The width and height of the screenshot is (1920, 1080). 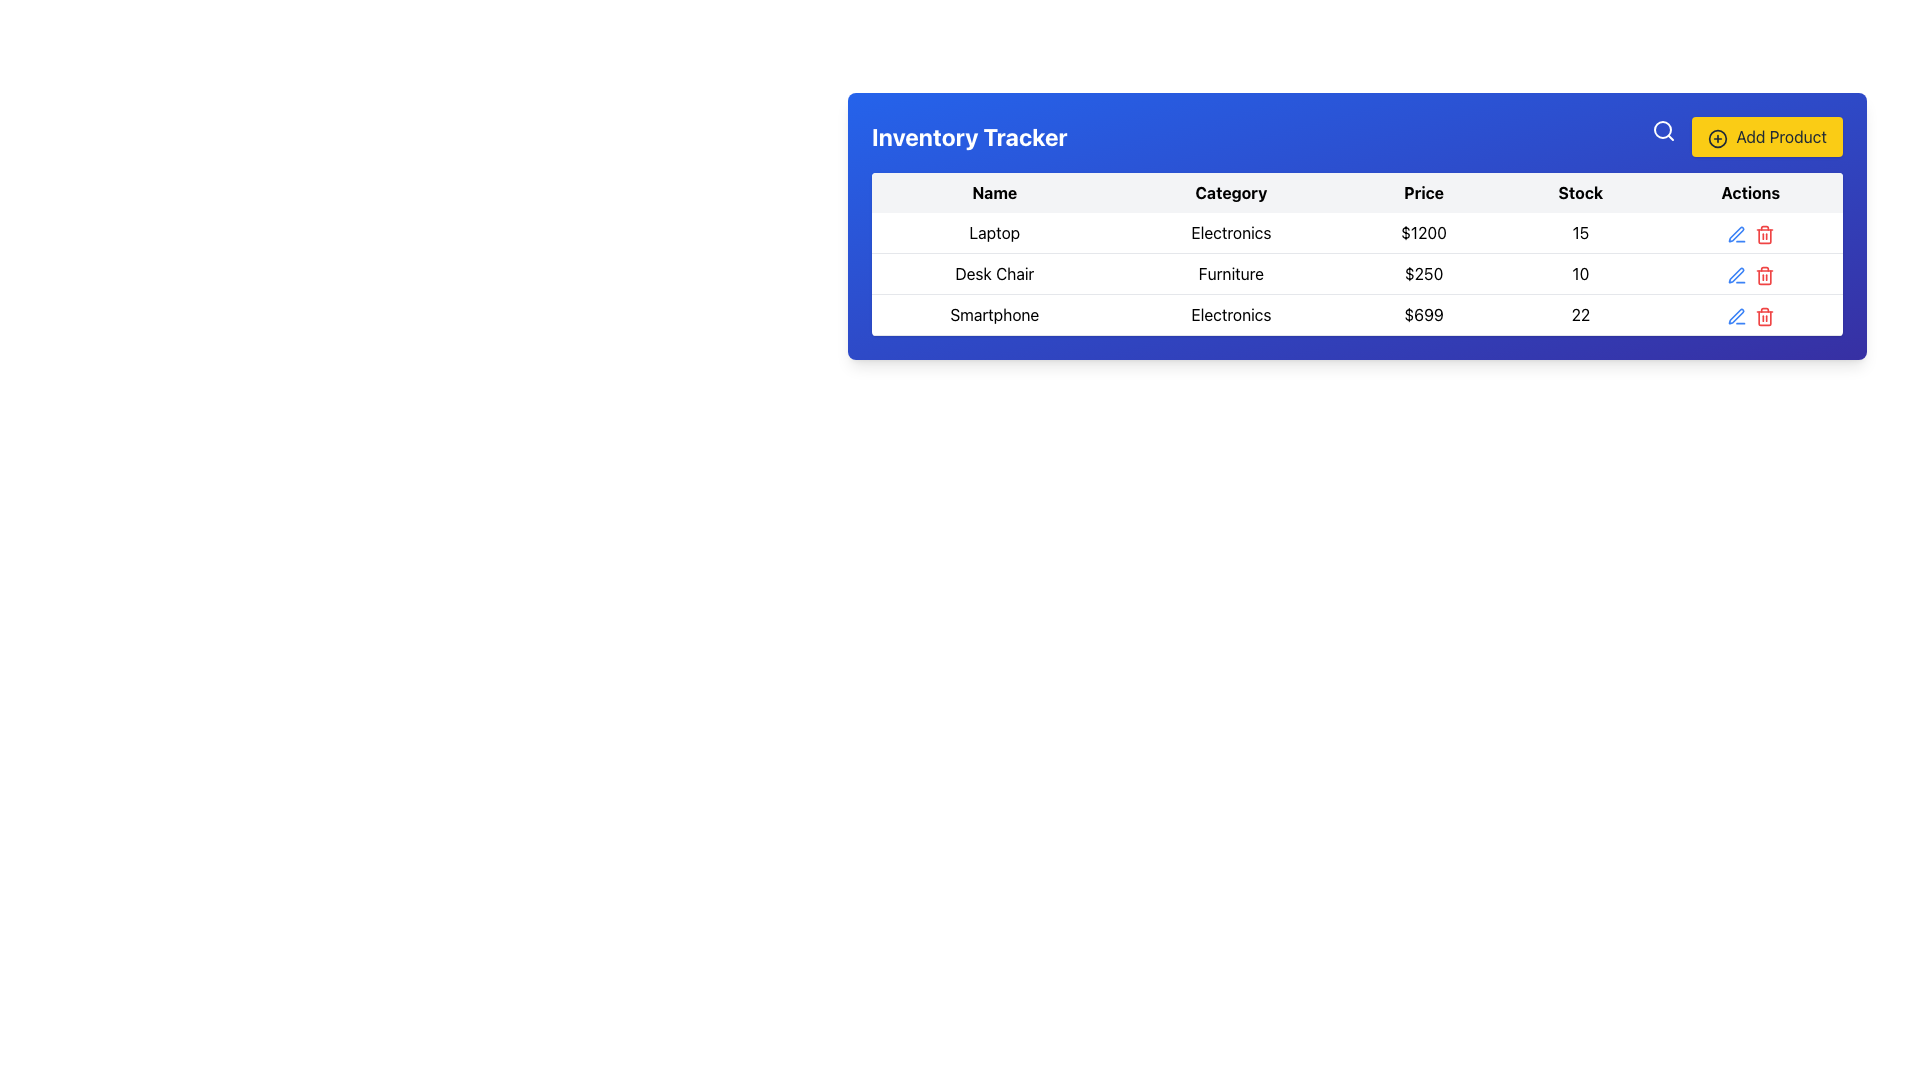 I want to click on the circular decorative outline surrounding the '+' symbol on the yellow 'Add Product' button located at the top-right area of the interface, so click(x=1717, y=137).